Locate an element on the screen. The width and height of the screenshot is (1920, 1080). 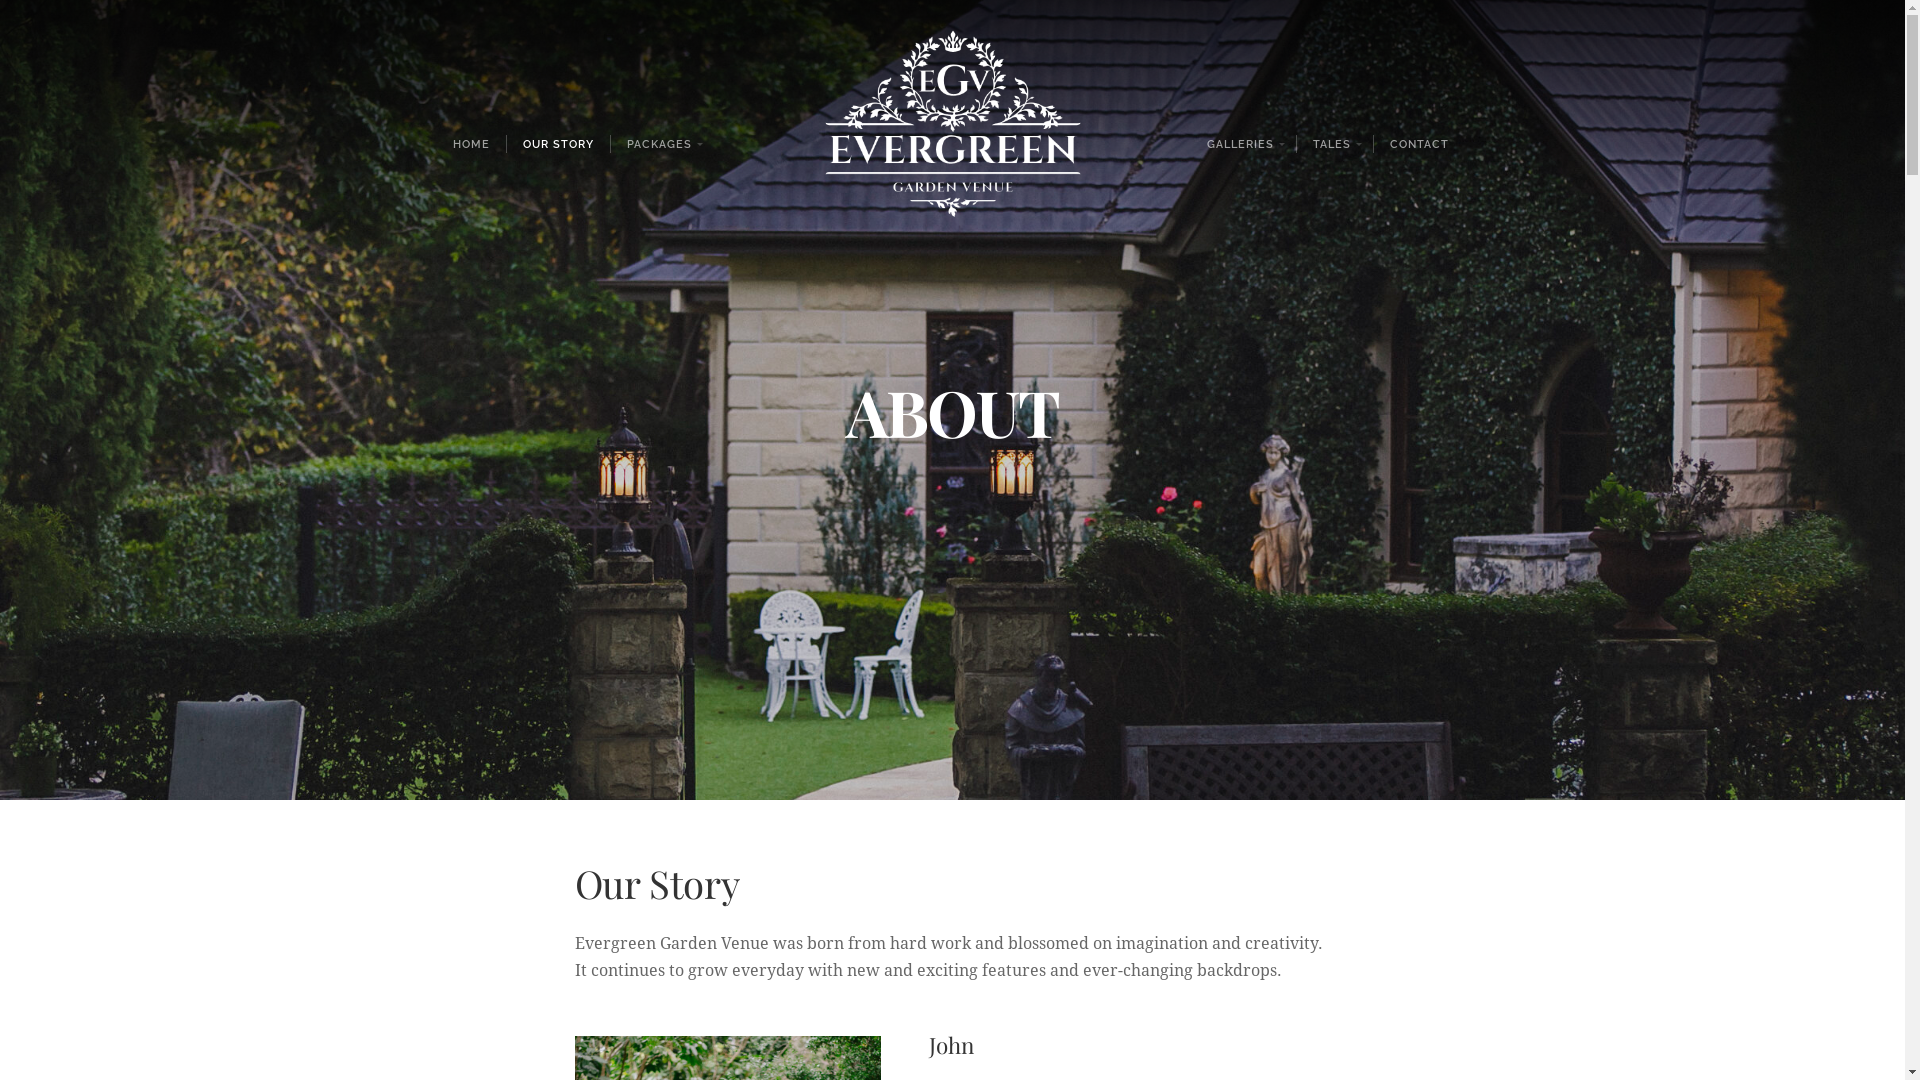
'PACKAGES' is located at coordinates (662, 142).